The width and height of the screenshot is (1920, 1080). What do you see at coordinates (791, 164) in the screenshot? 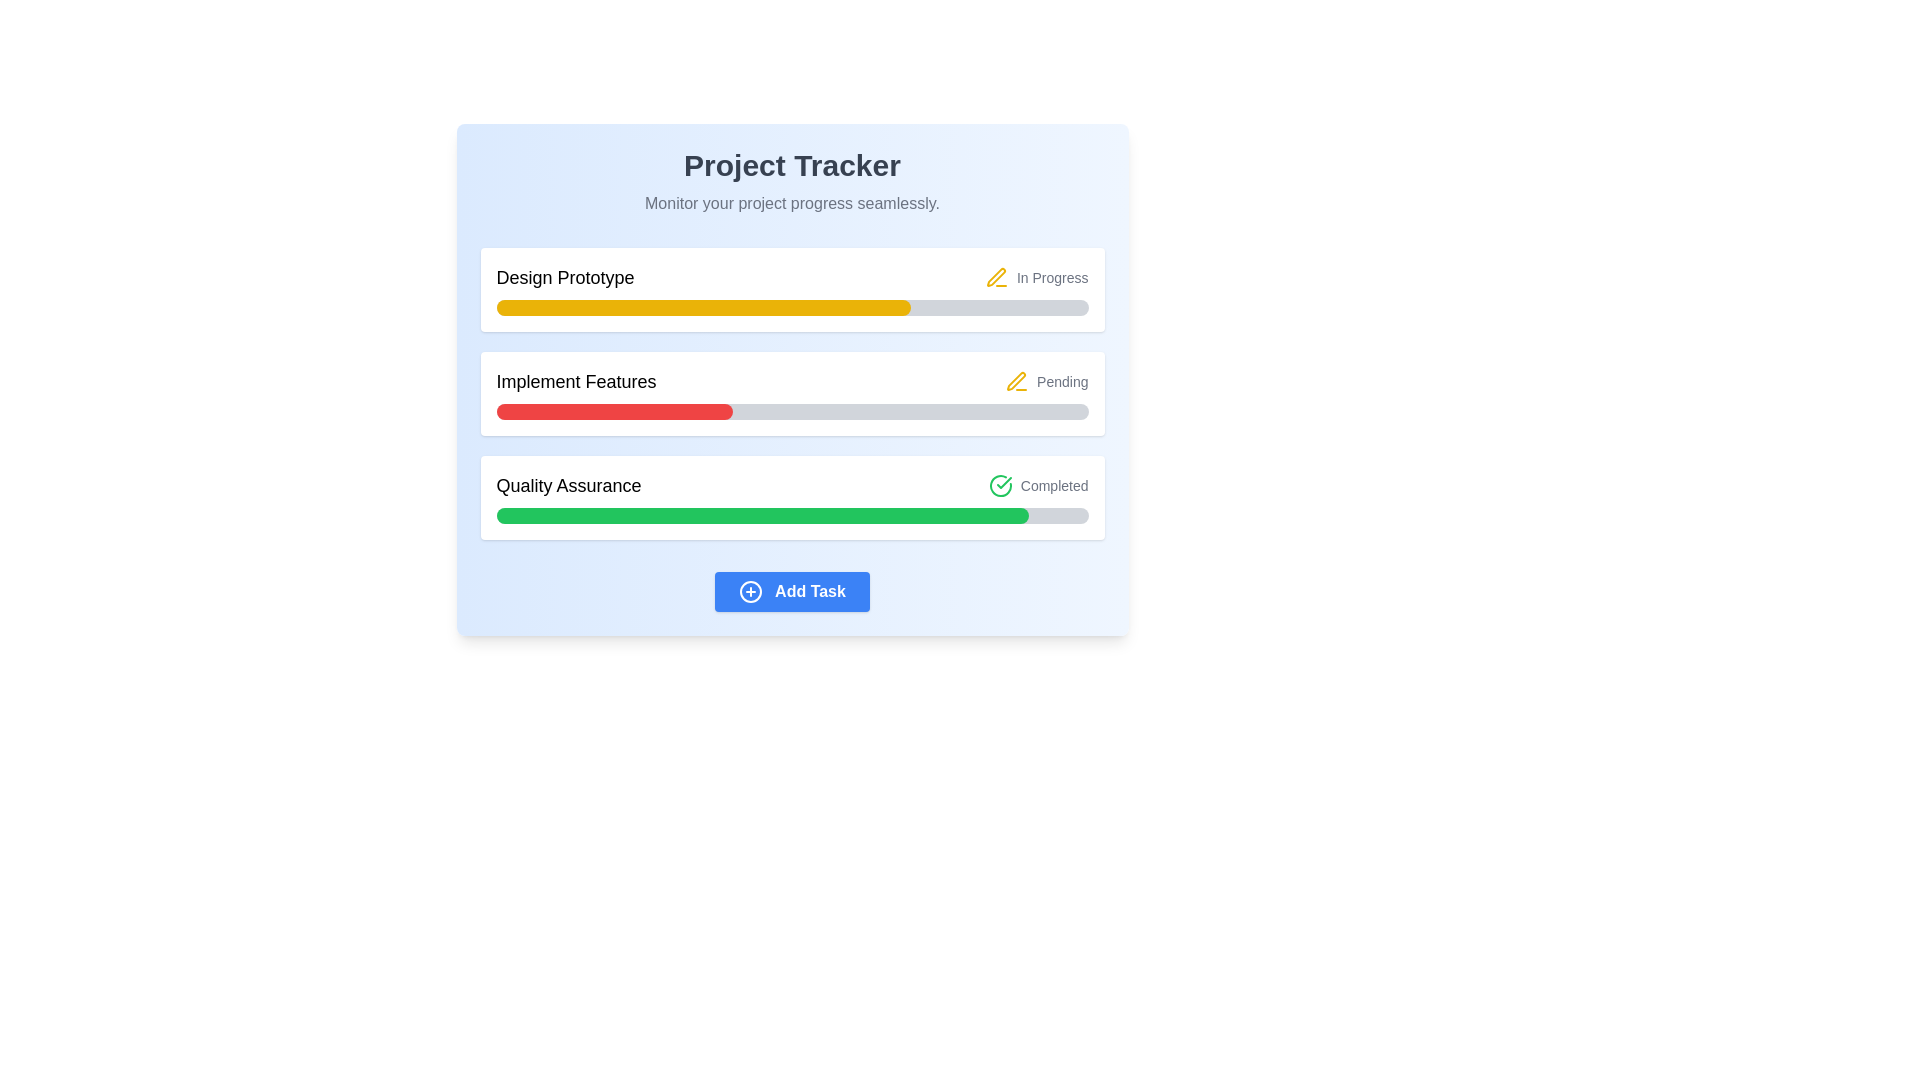
I see `text displayed in the main title of the interface, which identifies the page as 'Project Tracker'` at bounding box center [791, 164].